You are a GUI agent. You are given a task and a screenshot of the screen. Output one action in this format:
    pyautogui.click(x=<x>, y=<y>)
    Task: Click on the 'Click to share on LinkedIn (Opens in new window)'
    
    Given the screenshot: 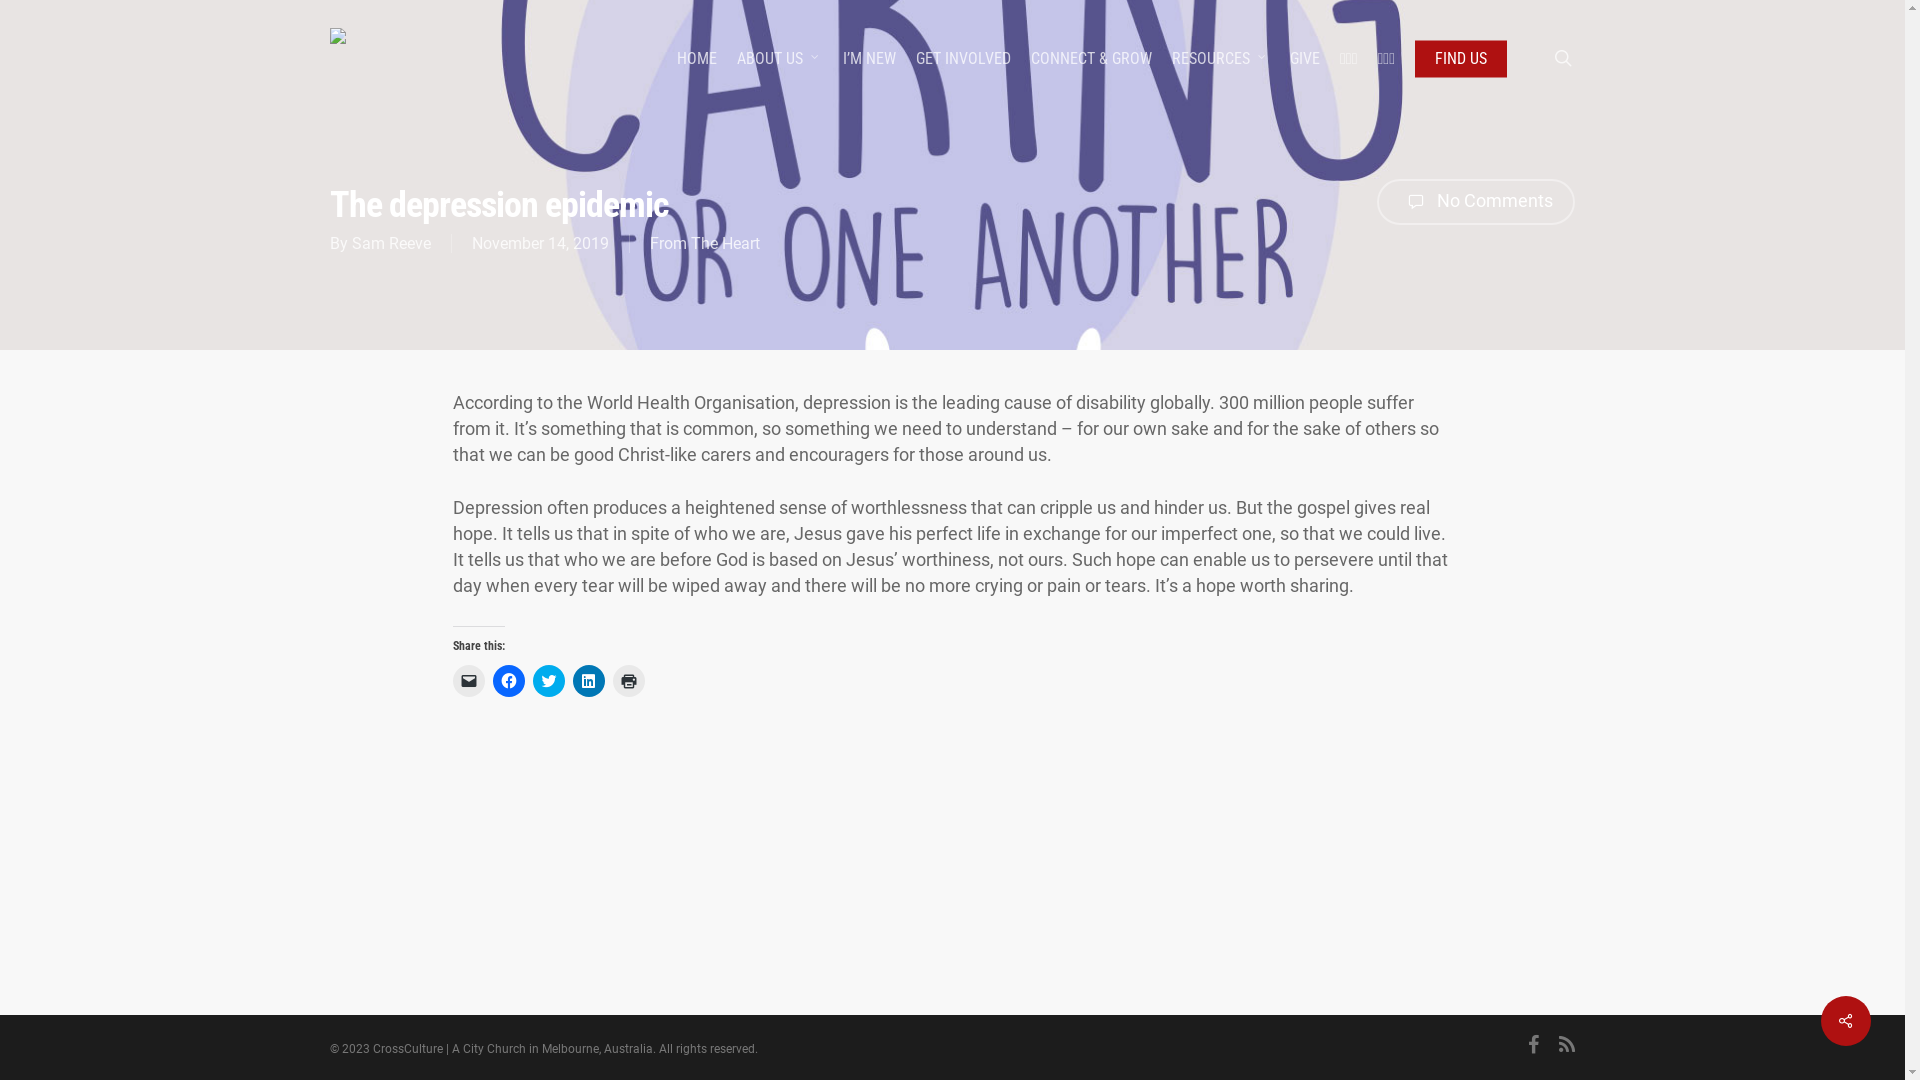 What is the action you would take?
    pyautogui.click(x=587, y=680)
    